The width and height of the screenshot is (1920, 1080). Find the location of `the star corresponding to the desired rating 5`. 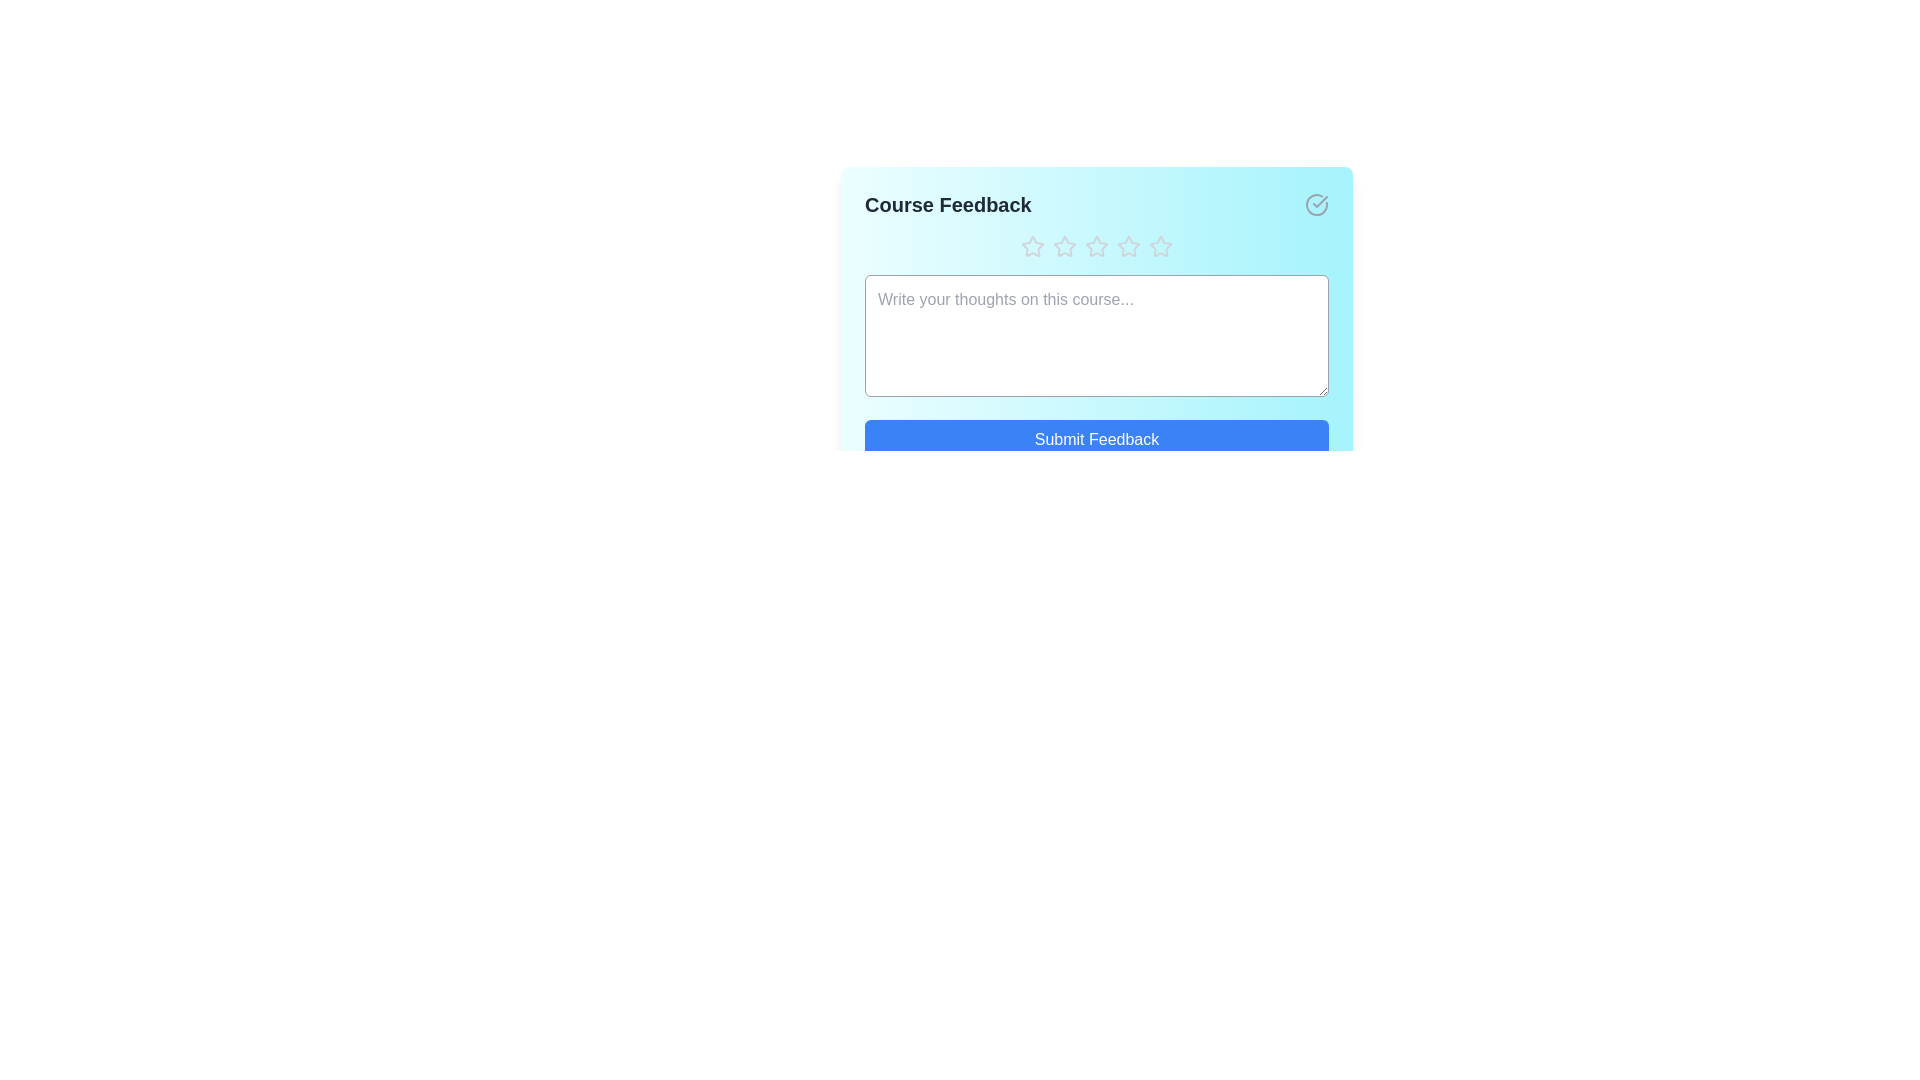

the star corresponding to the desired rating 5 is located at coordinates (1161, 245).